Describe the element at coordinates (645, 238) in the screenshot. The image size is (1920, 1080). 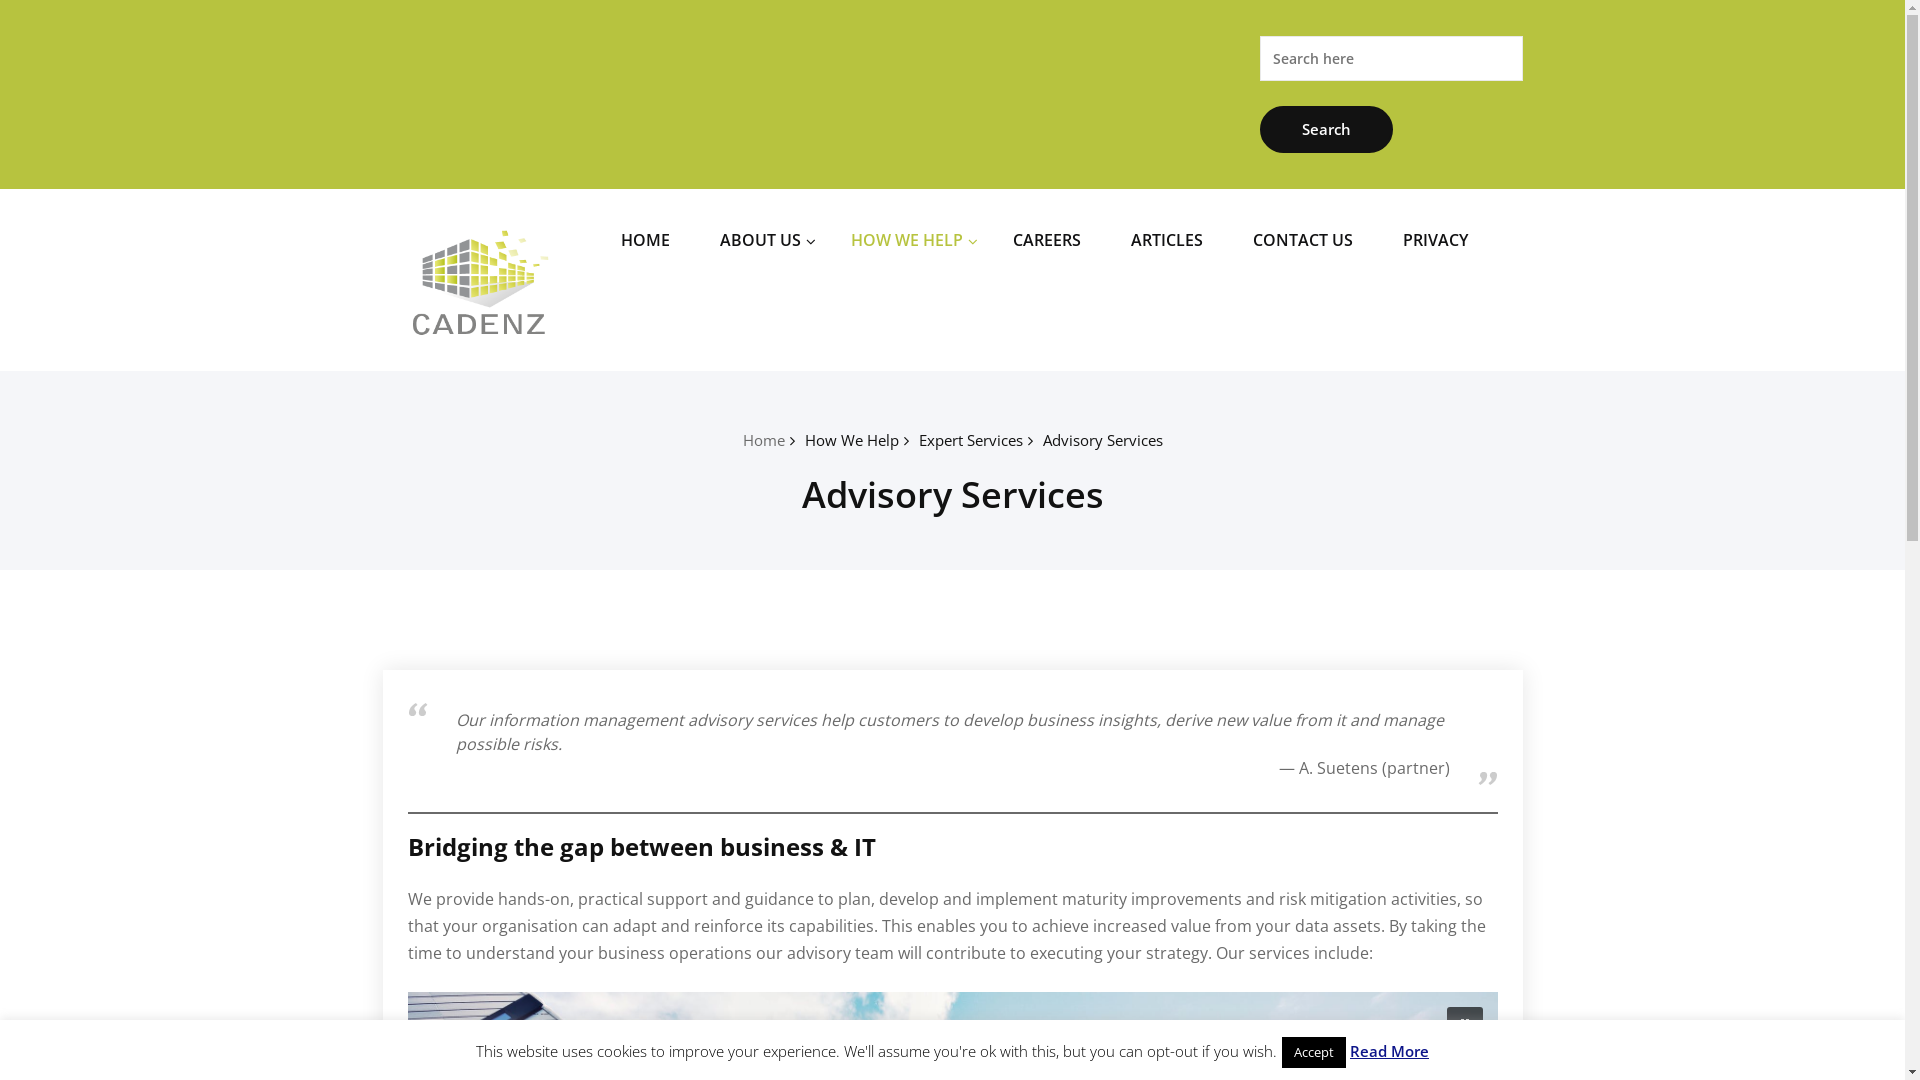
I see `'HOME'` at that location.